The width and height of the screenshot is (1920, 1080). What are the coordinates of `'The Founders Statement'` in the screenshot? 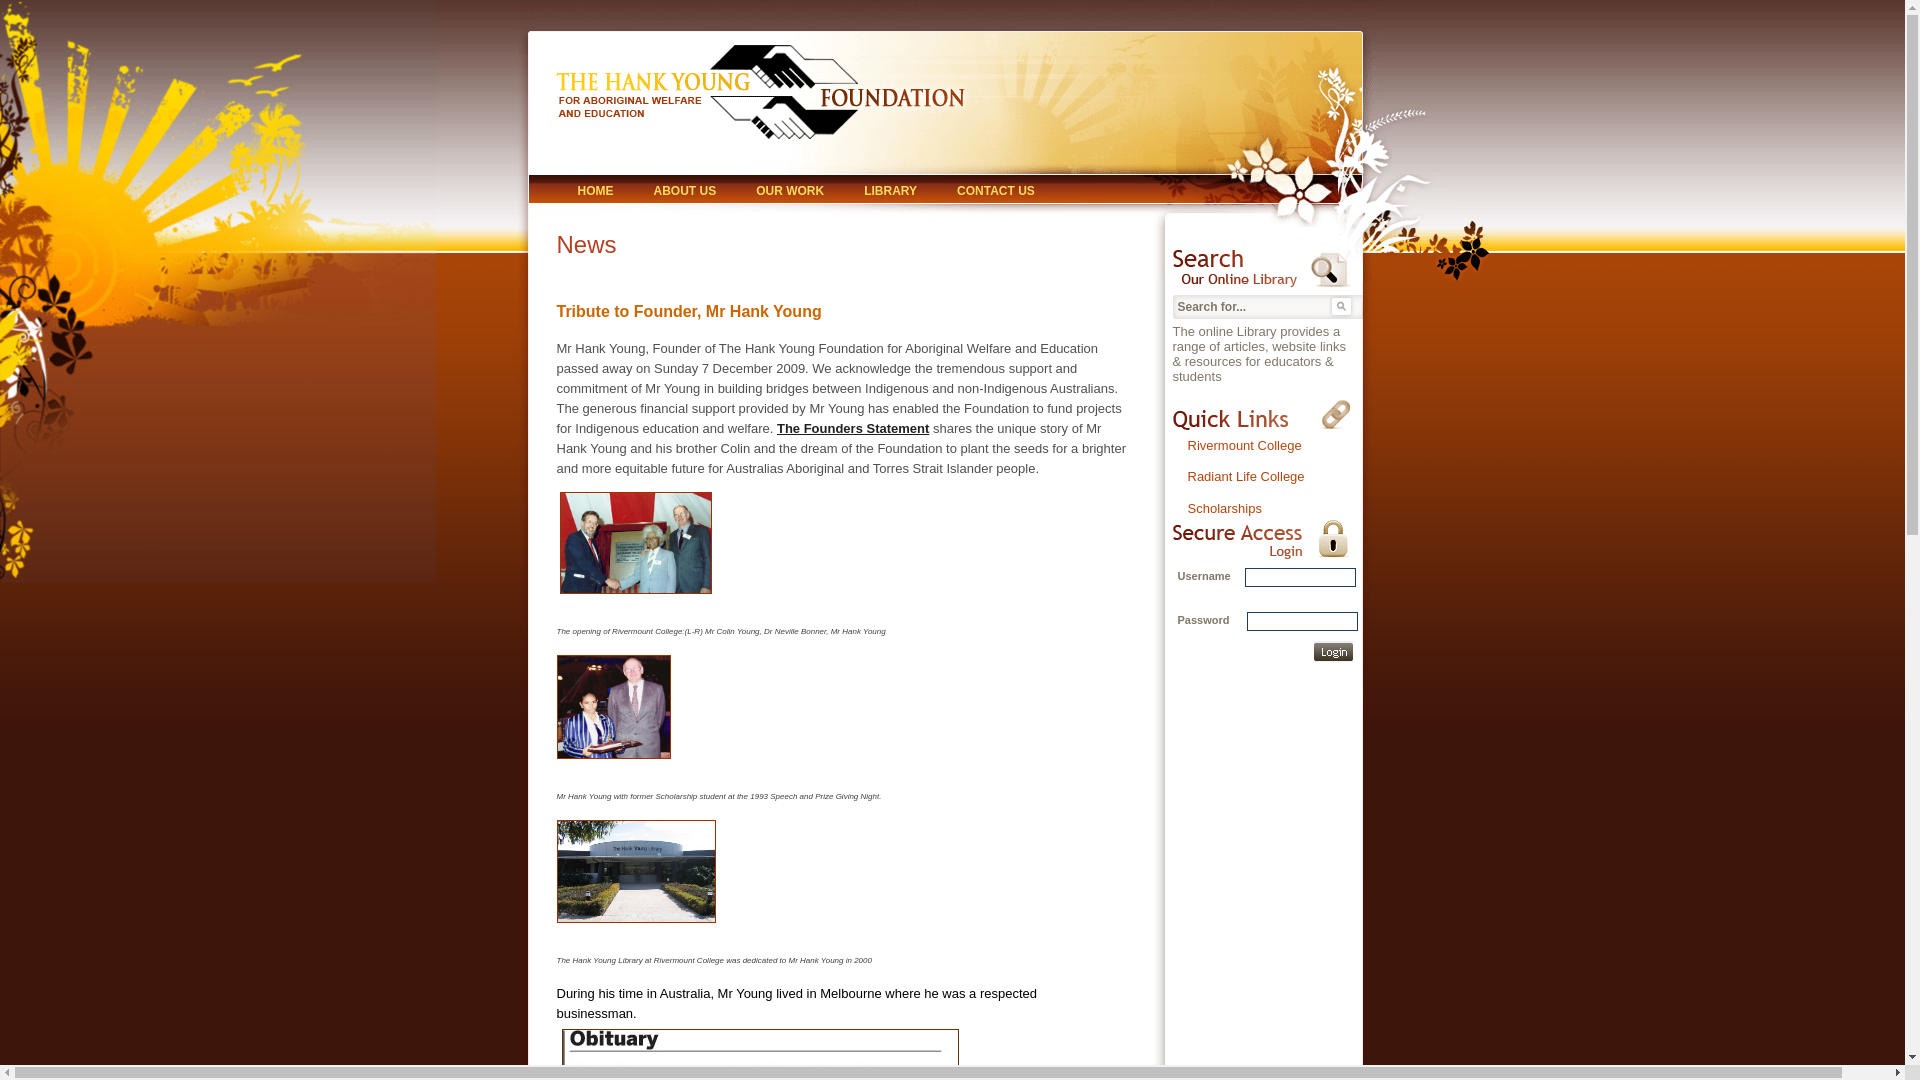 It's located at (853, 427).